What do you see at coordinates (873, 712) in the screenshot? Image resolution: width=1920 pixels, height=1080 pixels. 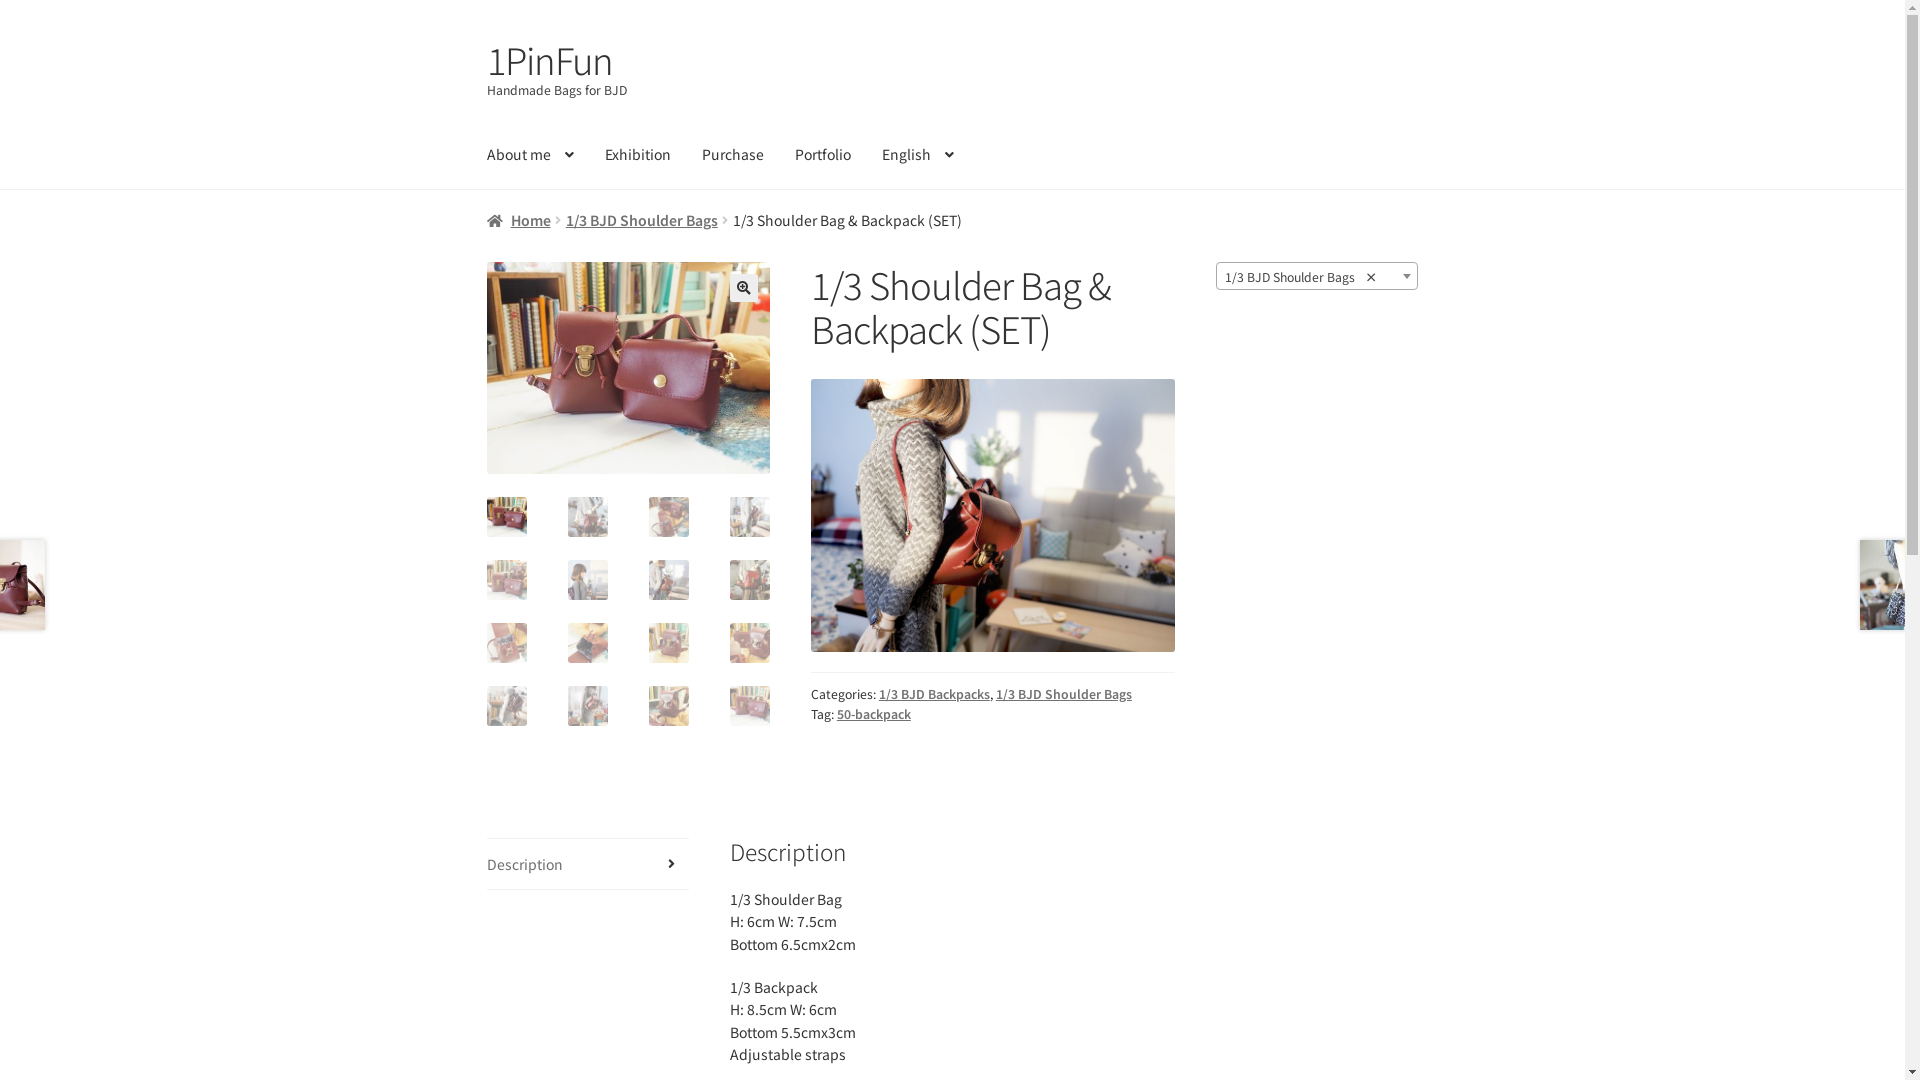 I see `'50-backpack'` at bounding box center [873, 712].